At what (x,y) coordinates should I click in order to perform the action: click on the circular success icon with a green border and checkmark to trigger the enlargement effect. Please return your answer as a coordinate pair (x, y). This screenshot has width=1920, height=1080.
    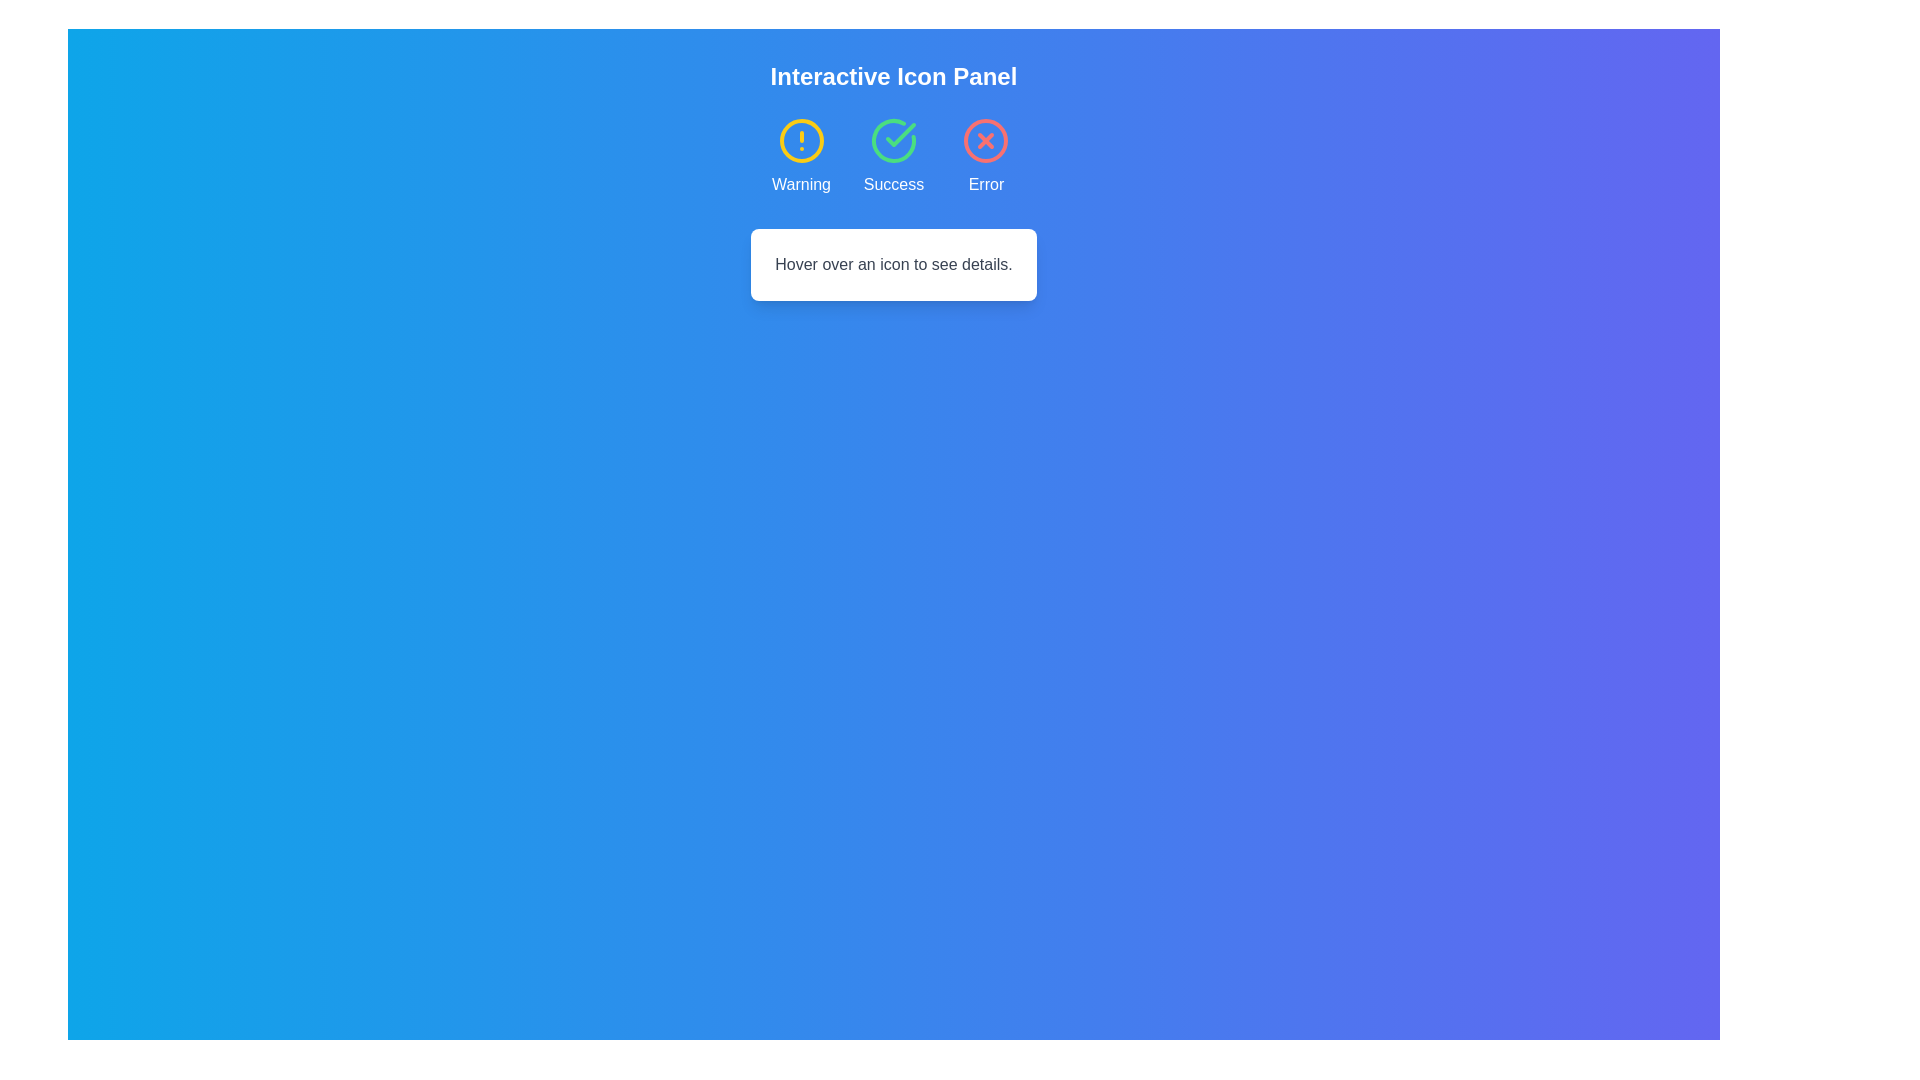
    Looking at the image, I should click on (892, 140).